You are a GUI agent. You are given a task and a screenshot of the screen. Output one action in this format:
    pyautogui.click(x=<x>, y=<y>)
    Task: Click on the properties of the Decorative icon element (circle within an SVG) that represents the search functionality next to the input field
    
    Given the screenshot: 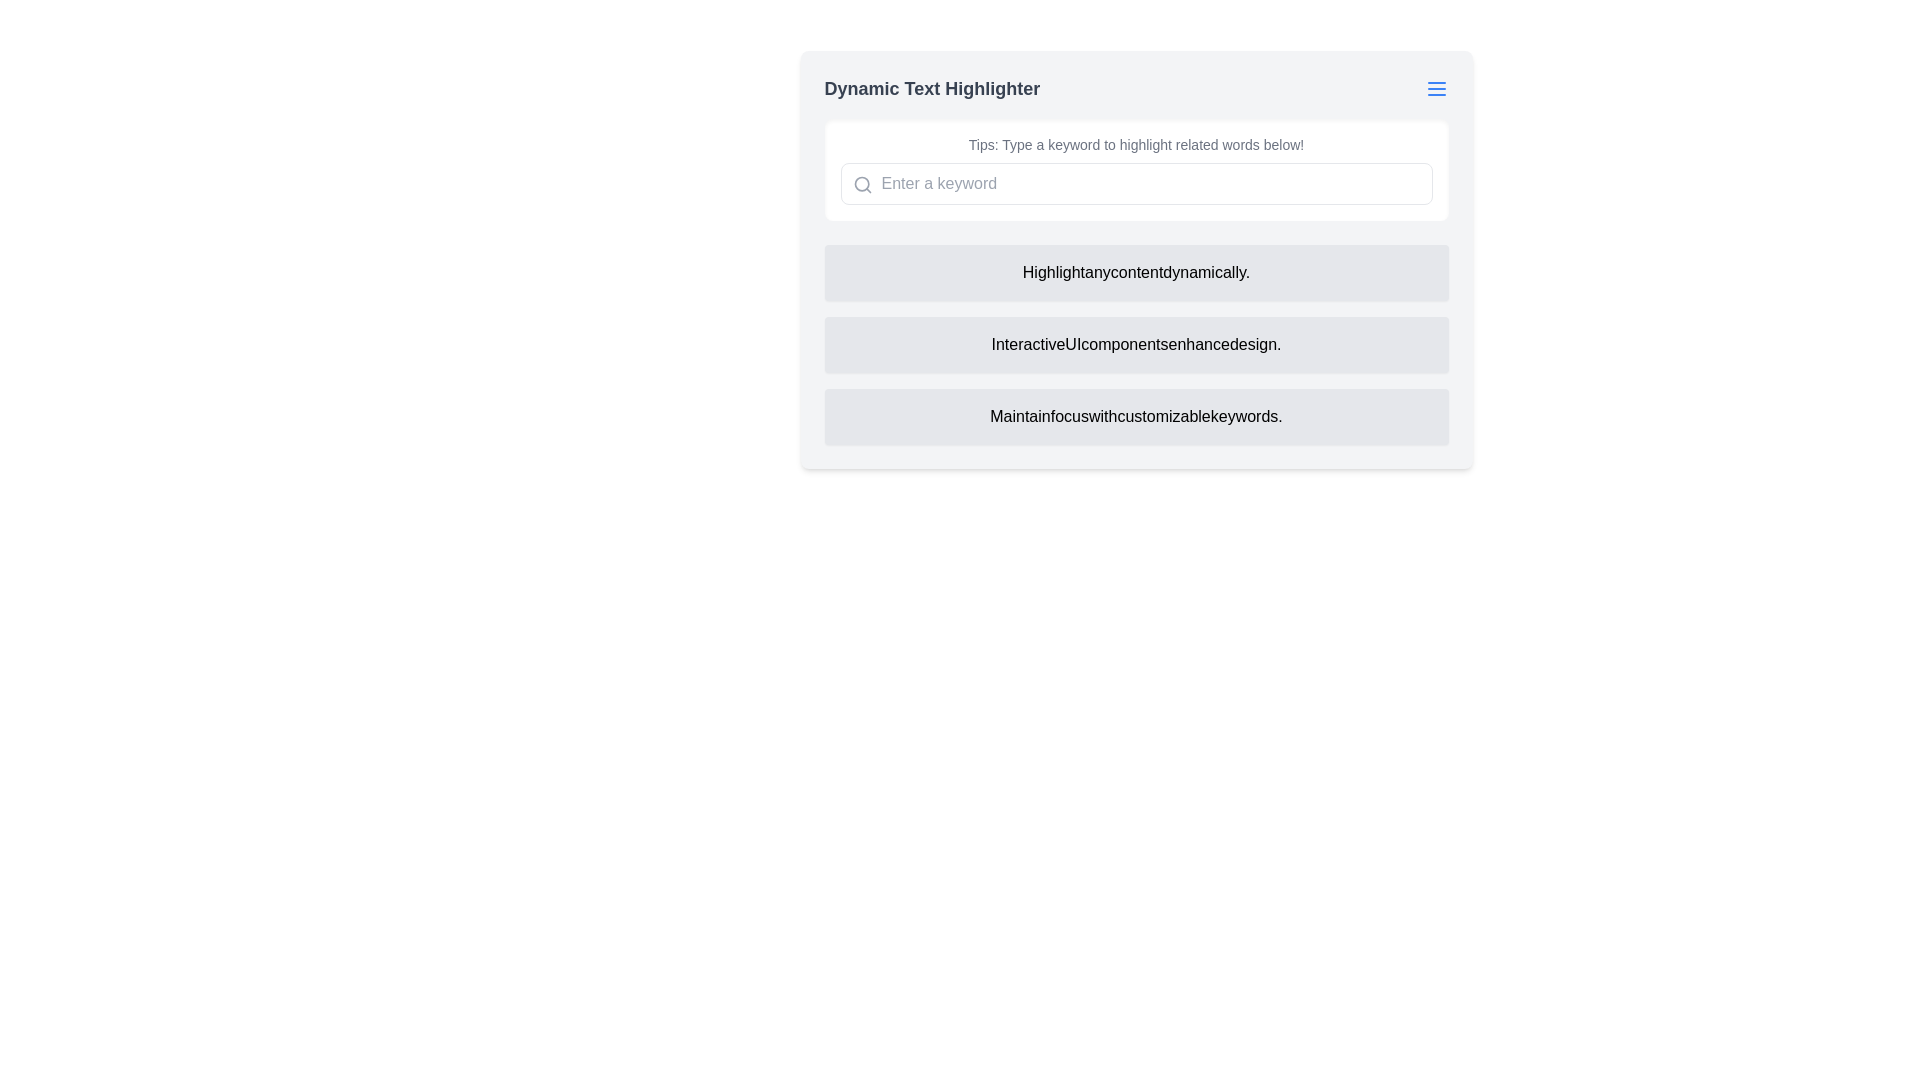 What is the action you would take?
    pyautogui.click(x=861, y=184)
    